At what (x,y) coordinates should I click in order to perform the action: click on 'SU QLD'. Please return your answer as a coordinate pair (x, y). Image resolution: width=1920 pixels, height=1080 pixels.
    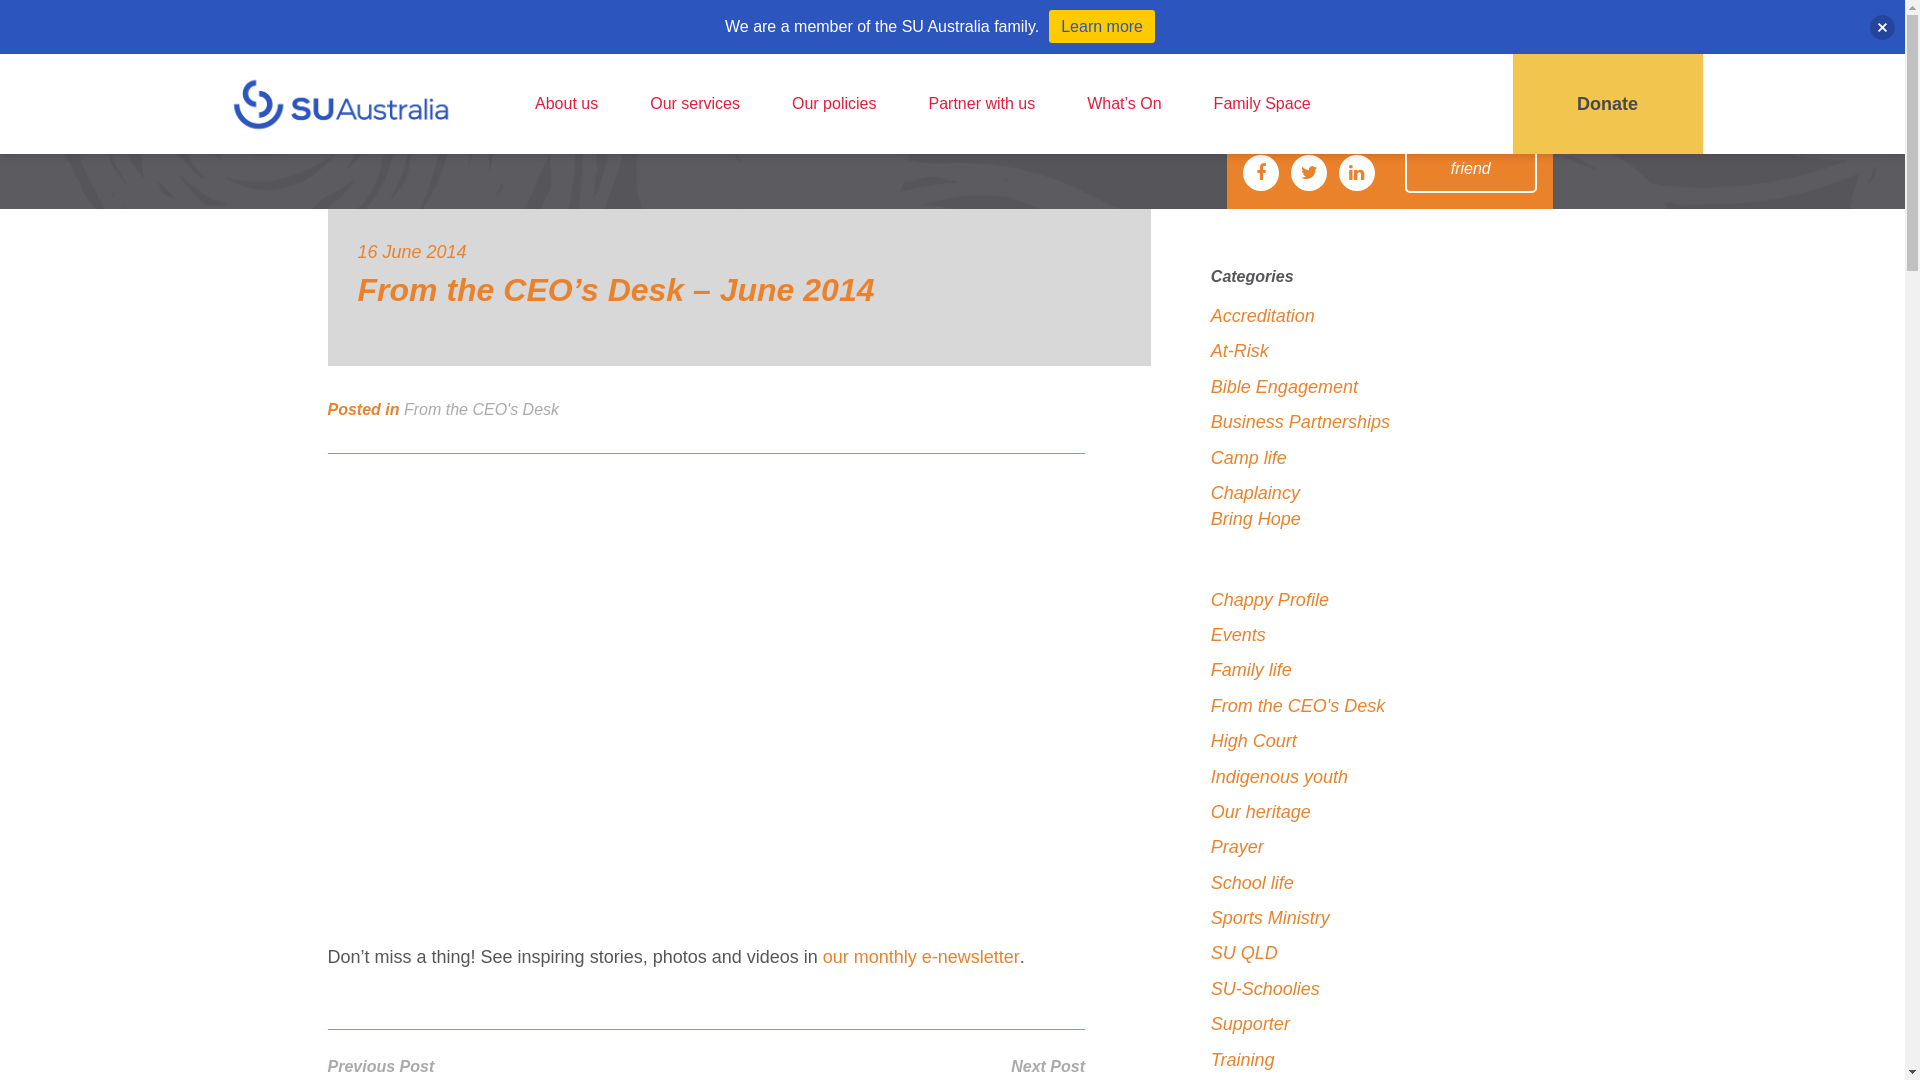
    Looking at the image, I should click on (1243, 951).